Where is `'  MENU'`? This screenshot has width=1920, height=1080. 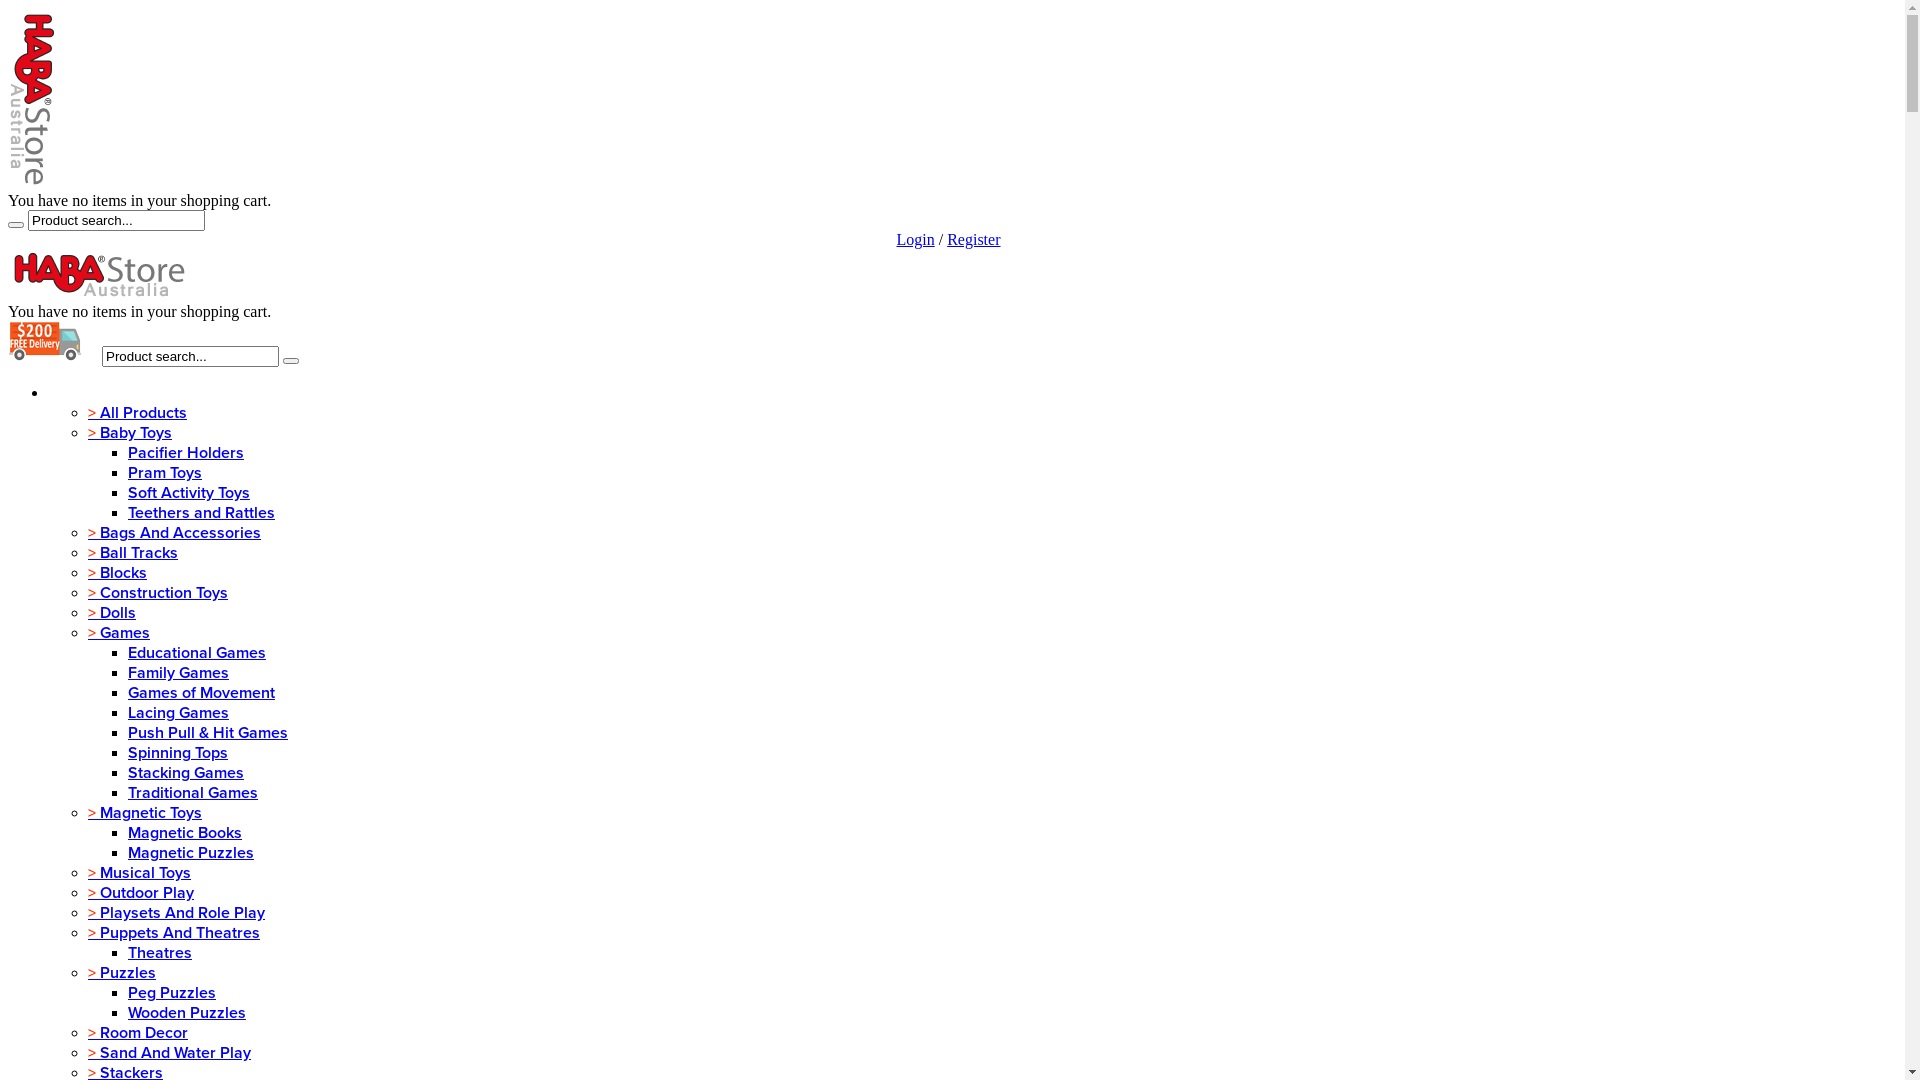 '  MENU' is located at coordinates (76, 393).